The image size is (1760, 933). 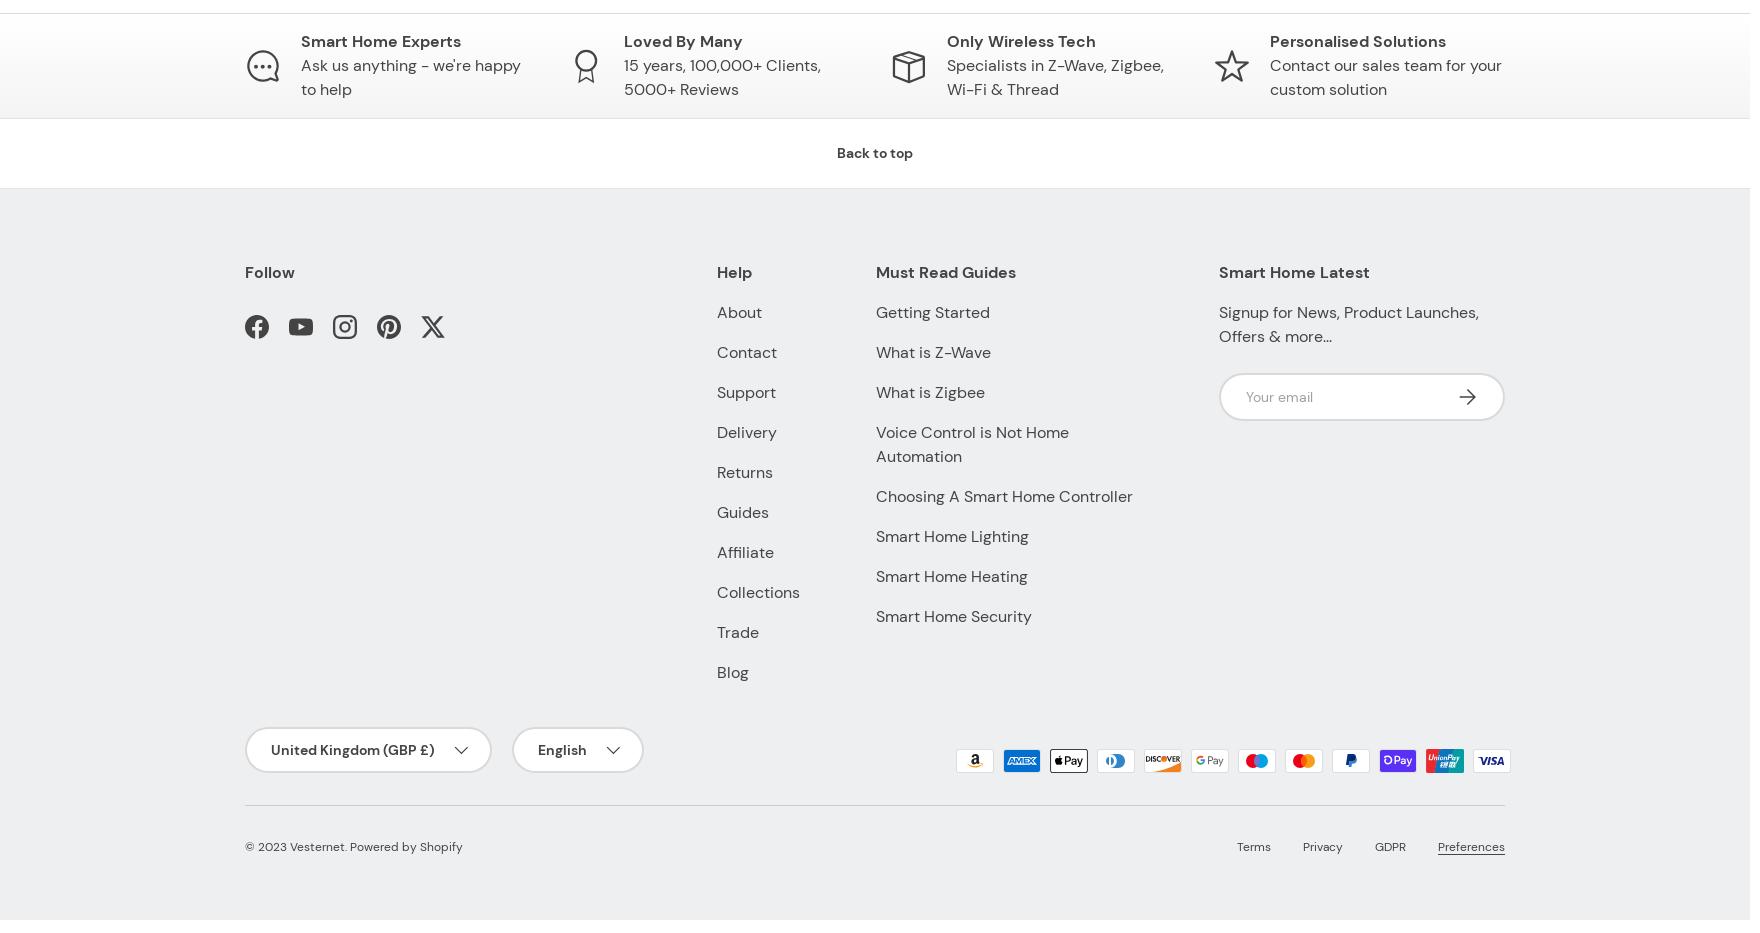 I want to click on 'Trade', so click(x=736, y=631).